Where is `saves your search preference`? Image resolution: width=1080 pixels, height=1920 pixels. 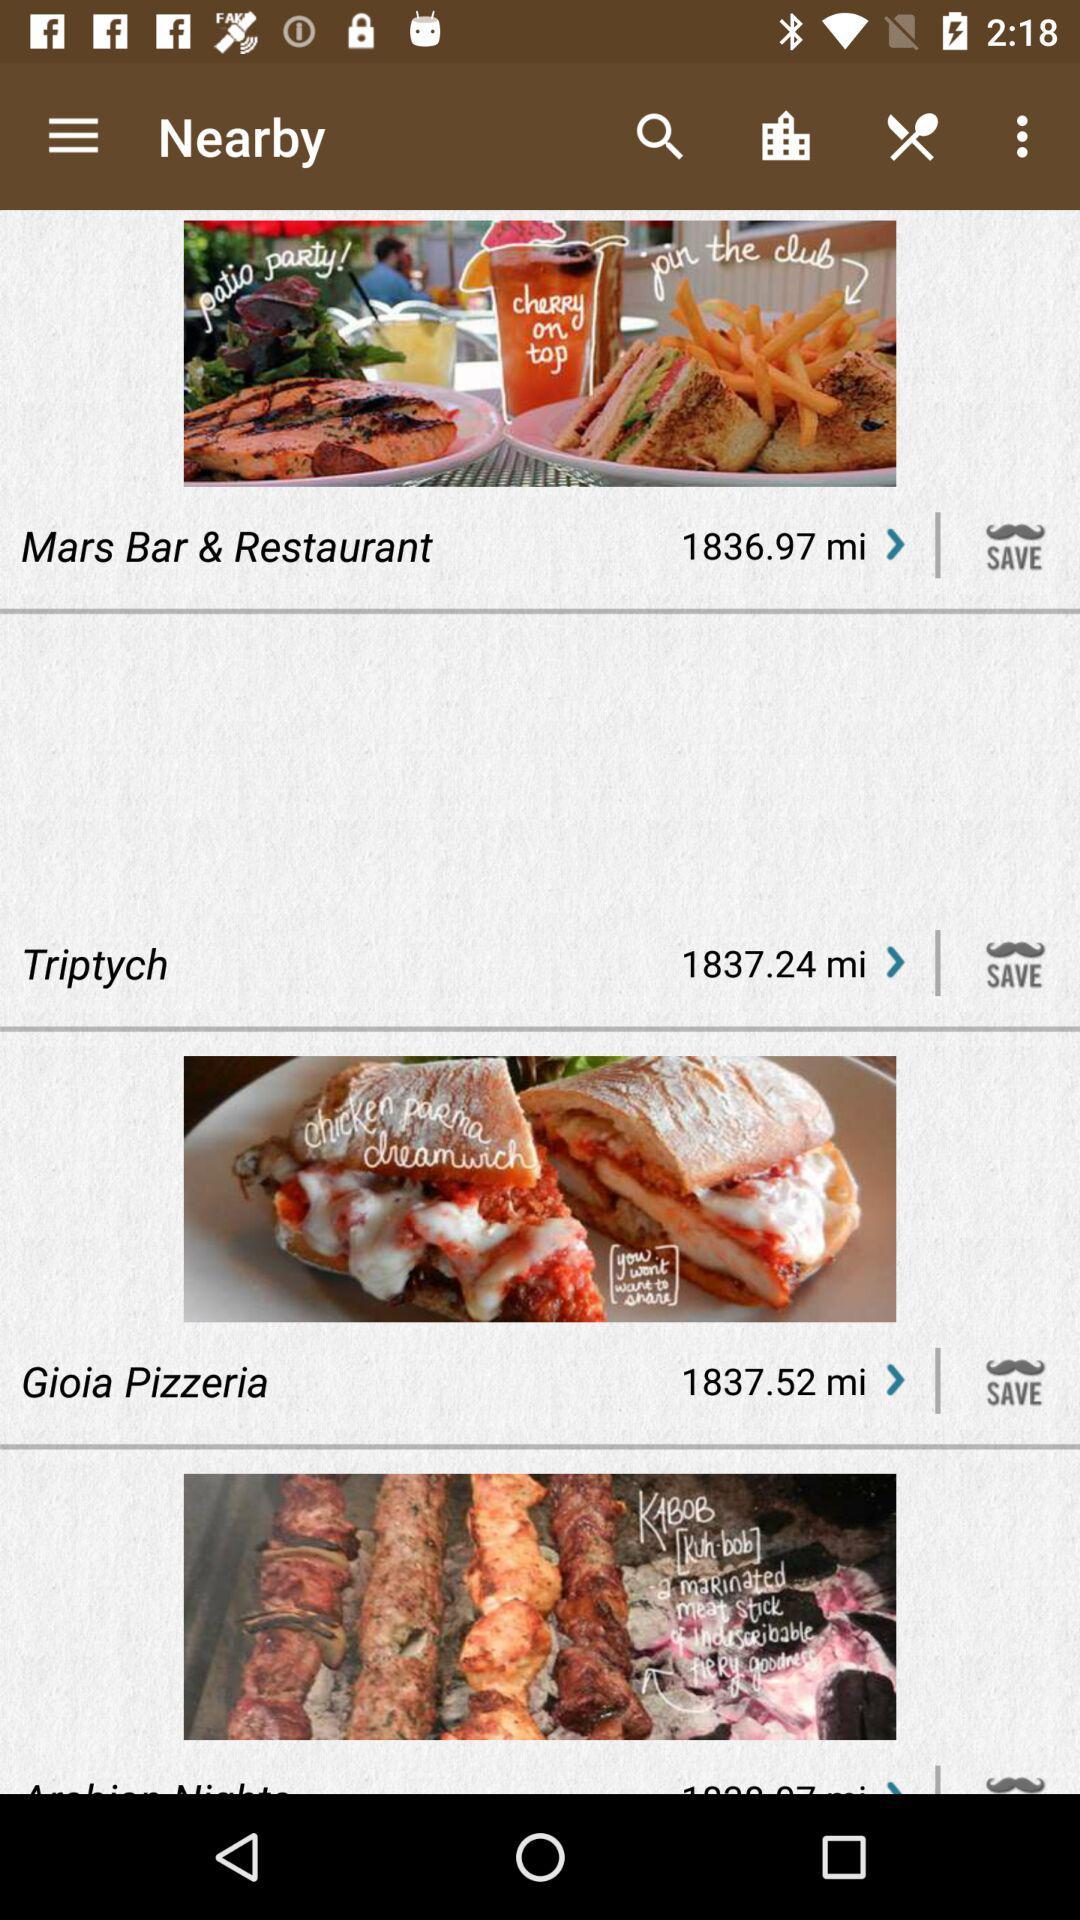 saves your search preference is located at coordinates (1015, 545).